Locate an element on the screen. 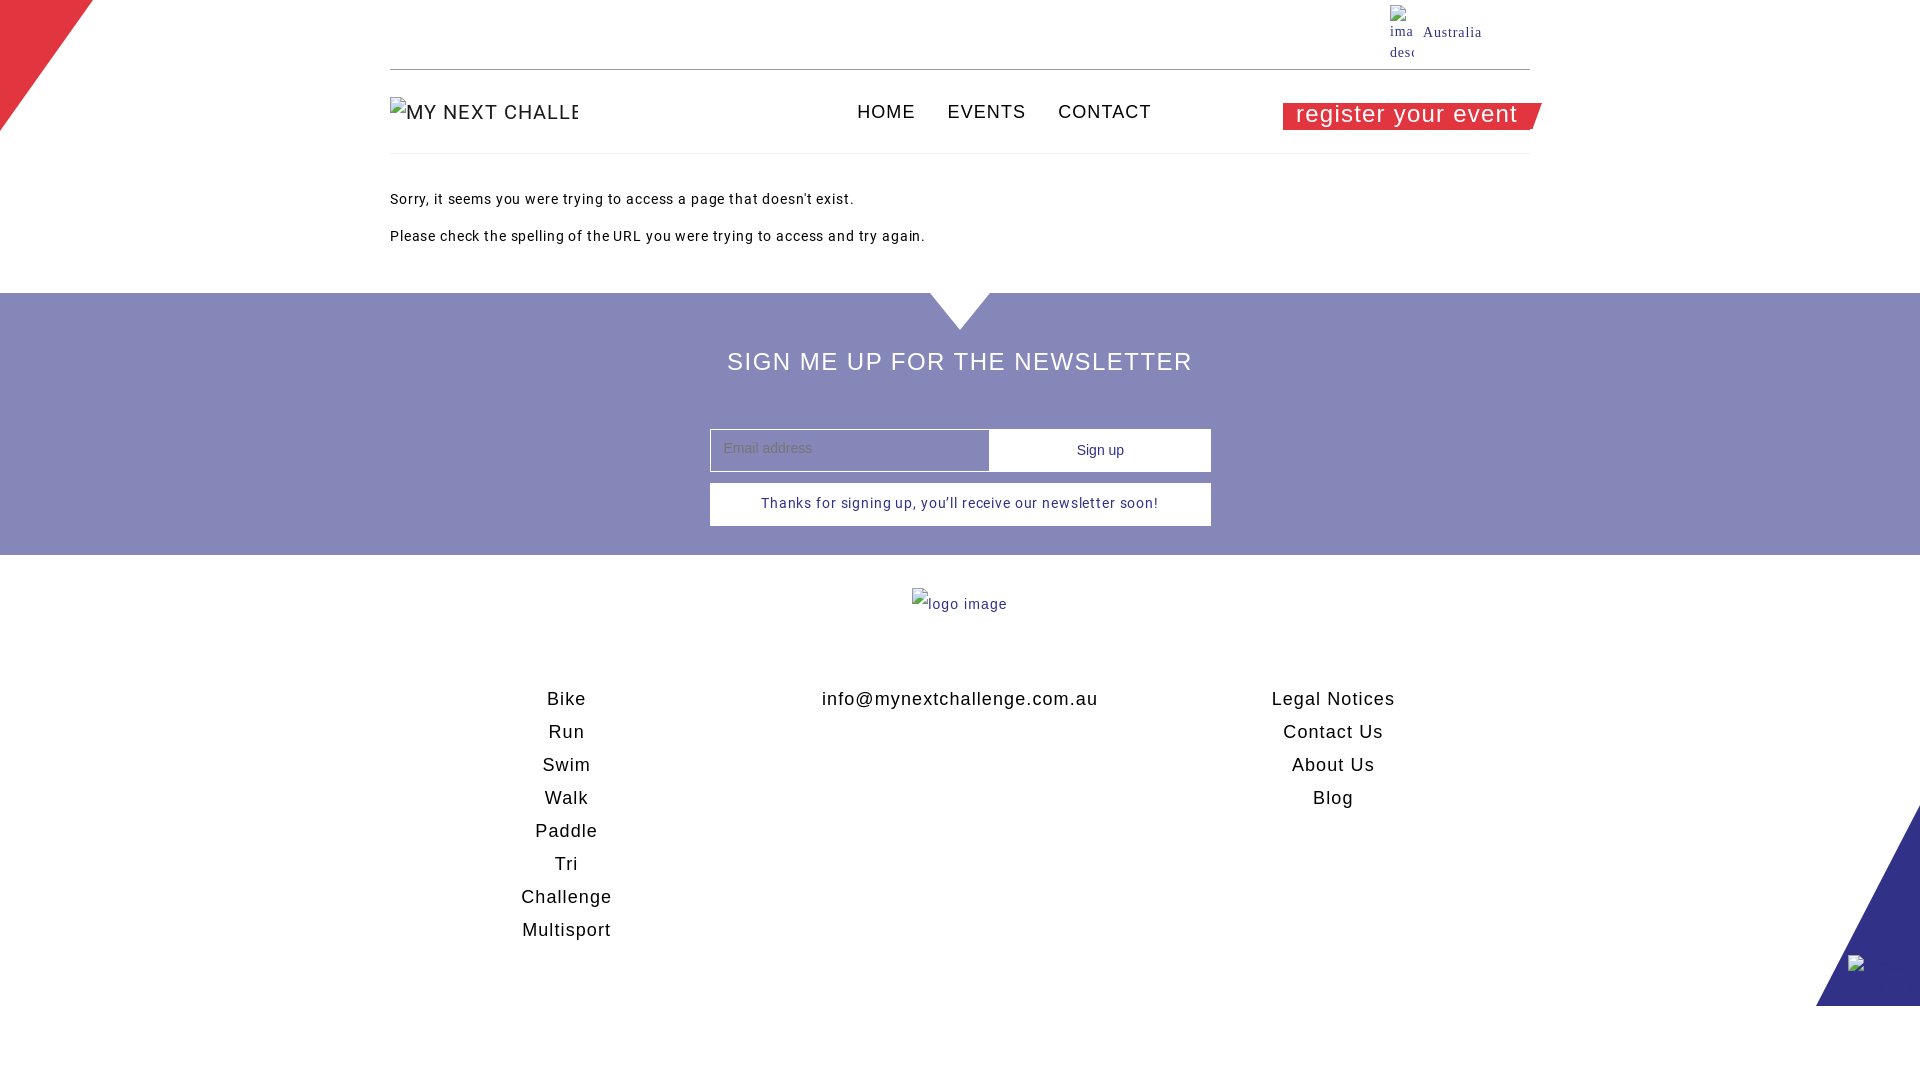 The width and height of the screenshot is (1920, 1080). 'Sign up' is located at coordinates (1098, 450).